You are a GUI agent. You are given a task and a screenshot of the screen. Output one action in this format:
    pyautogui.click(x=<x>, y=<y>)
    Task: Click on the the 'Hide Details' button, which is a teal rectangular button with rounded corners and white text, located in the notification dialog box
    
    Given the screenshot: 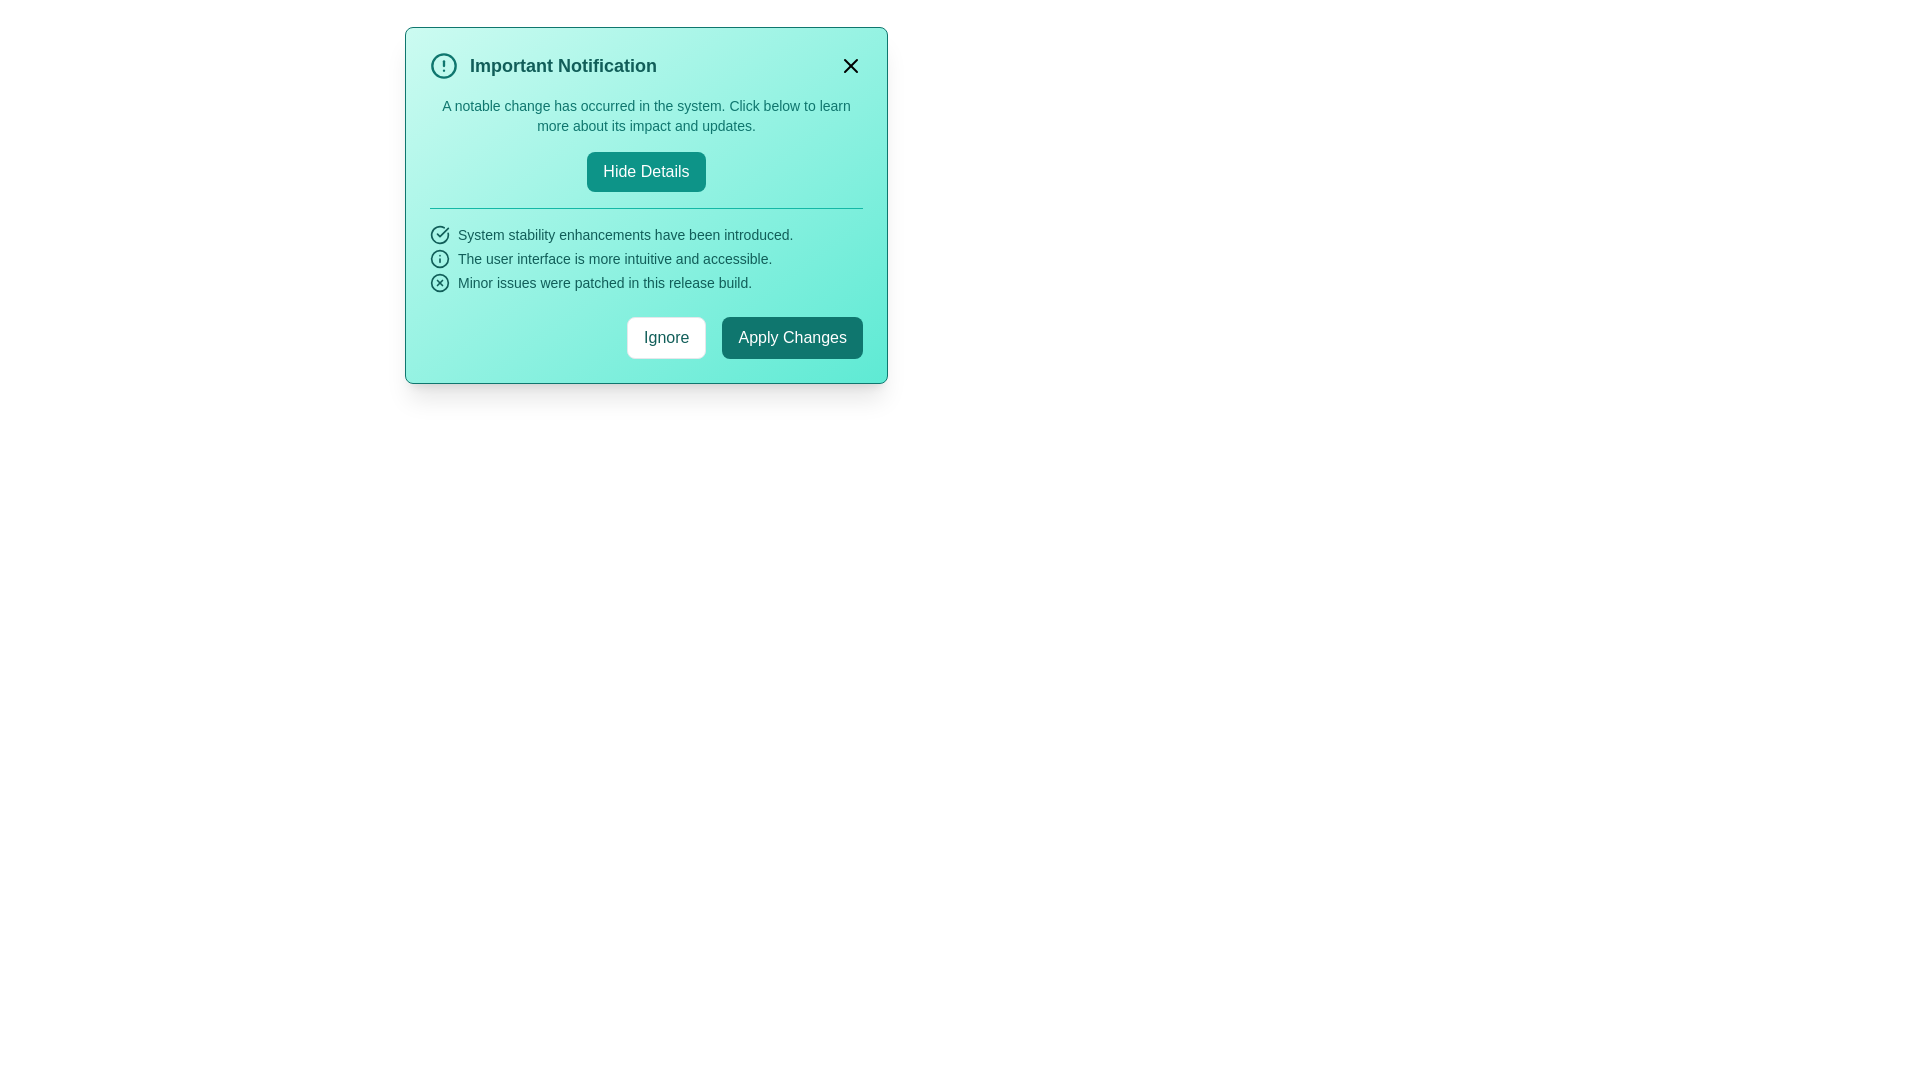 What is the action you would take?
    pyautogui.click(x=646, y=171)
    